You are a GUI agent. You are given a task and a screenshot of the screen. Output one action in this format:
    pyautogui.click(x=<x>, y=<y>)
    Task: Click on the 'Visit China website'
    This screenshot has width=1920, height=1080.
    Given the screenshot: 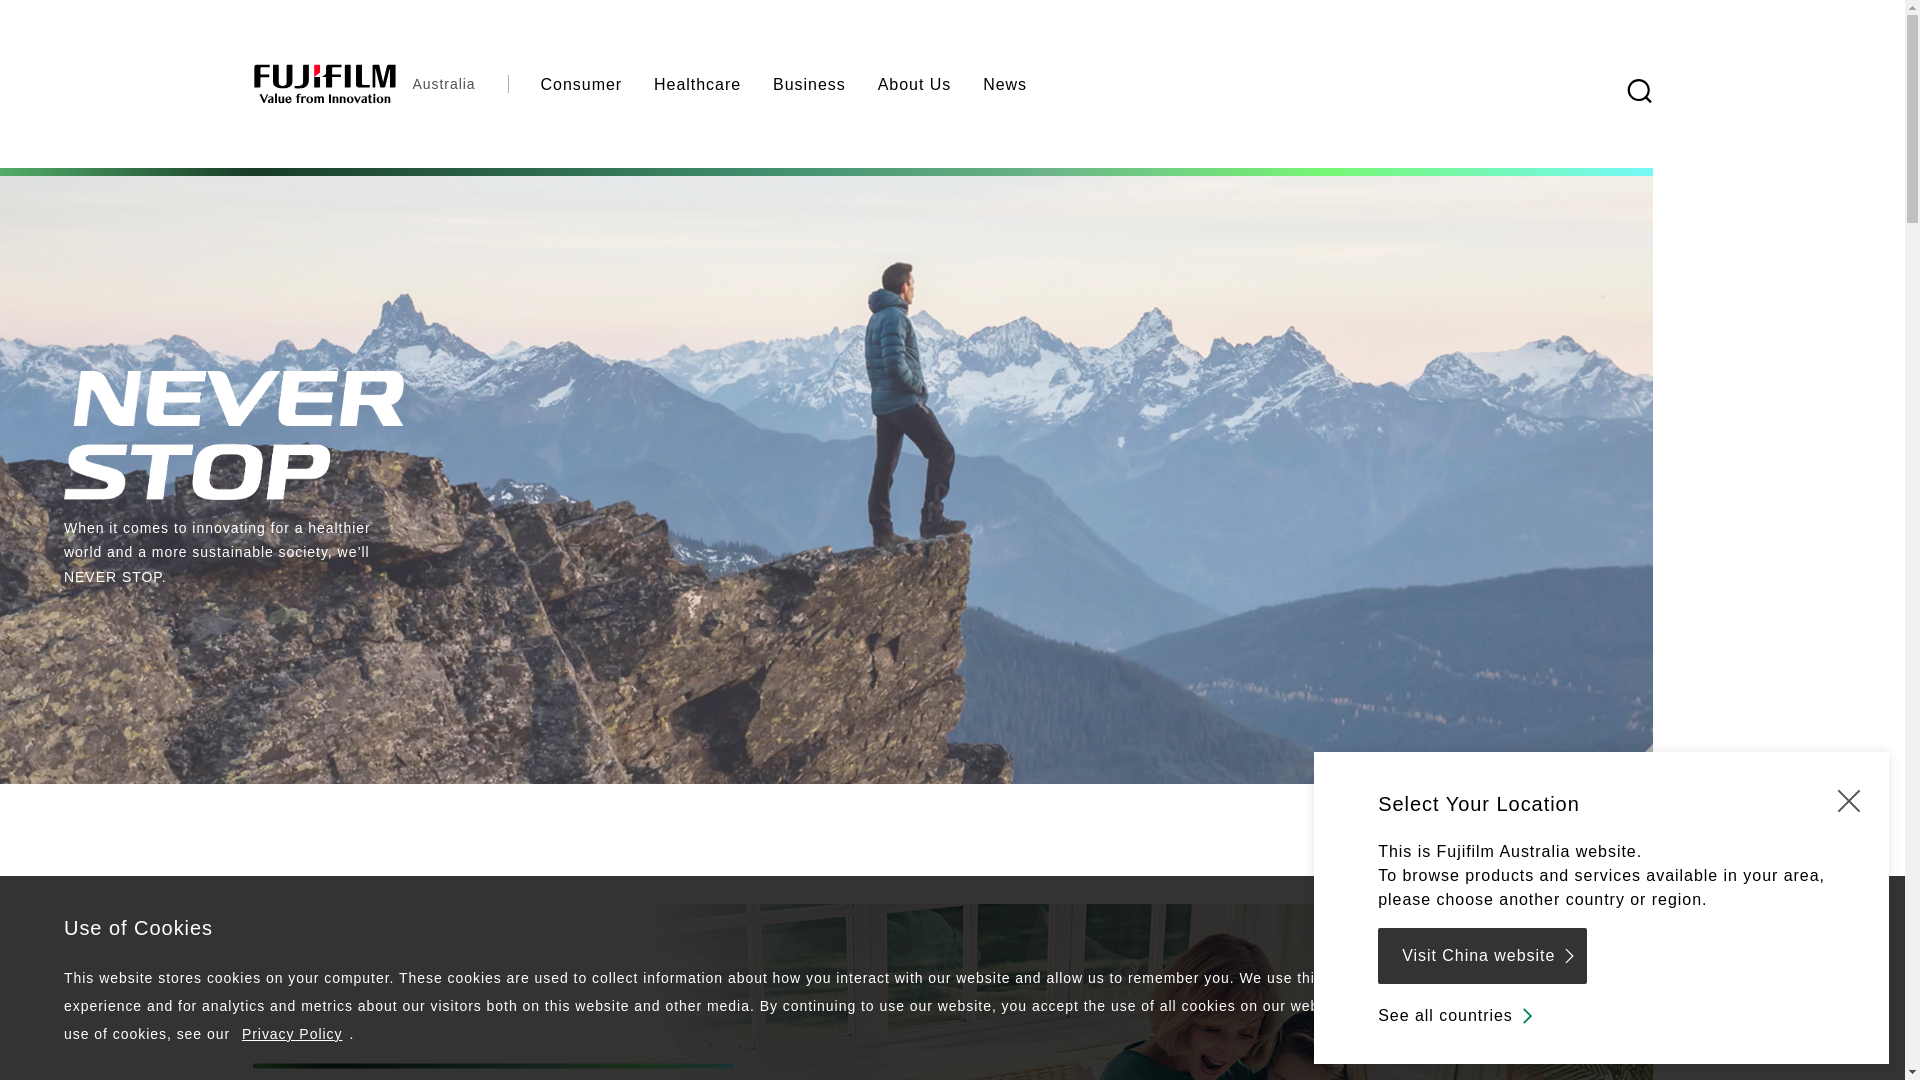 What is the action you would take?
    pyautogui.click(x=1482, y=955)
    